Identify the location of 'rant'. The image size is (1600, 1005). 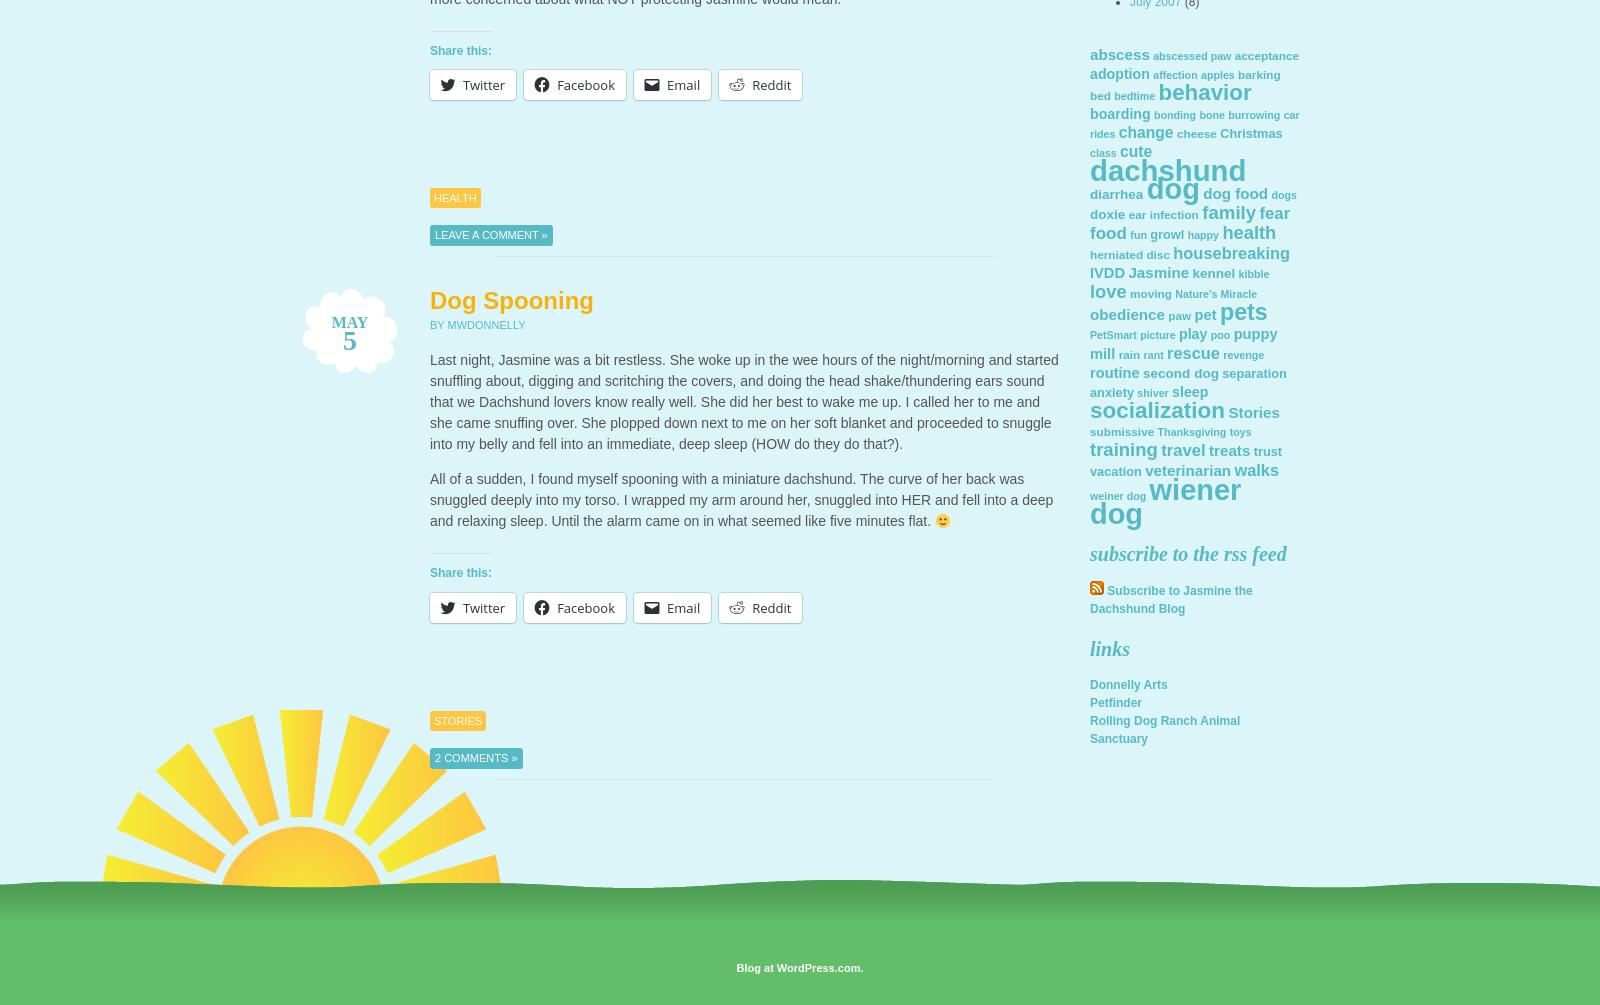
(1152, 354).